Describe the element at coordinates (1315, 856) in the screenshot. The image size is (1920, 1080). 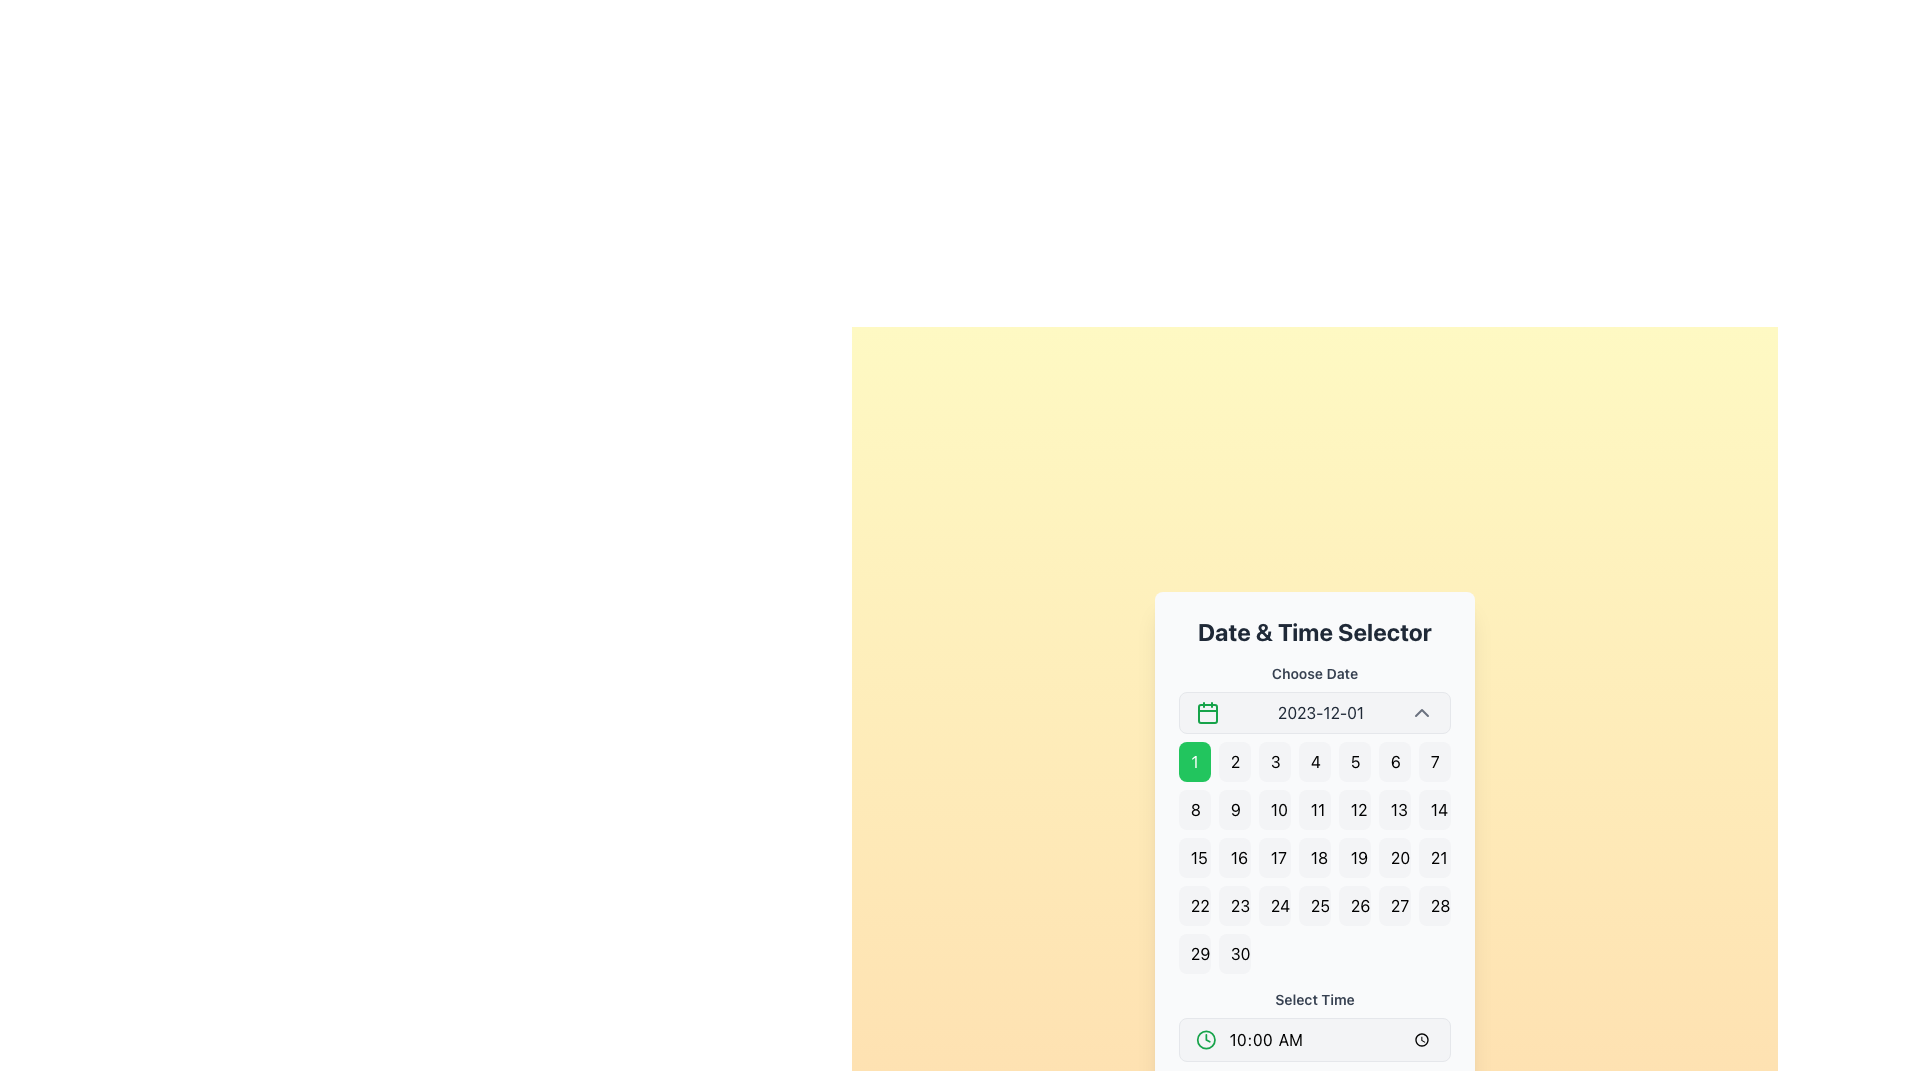
I see `the fourth button in the third row of the date picker component` at that location.